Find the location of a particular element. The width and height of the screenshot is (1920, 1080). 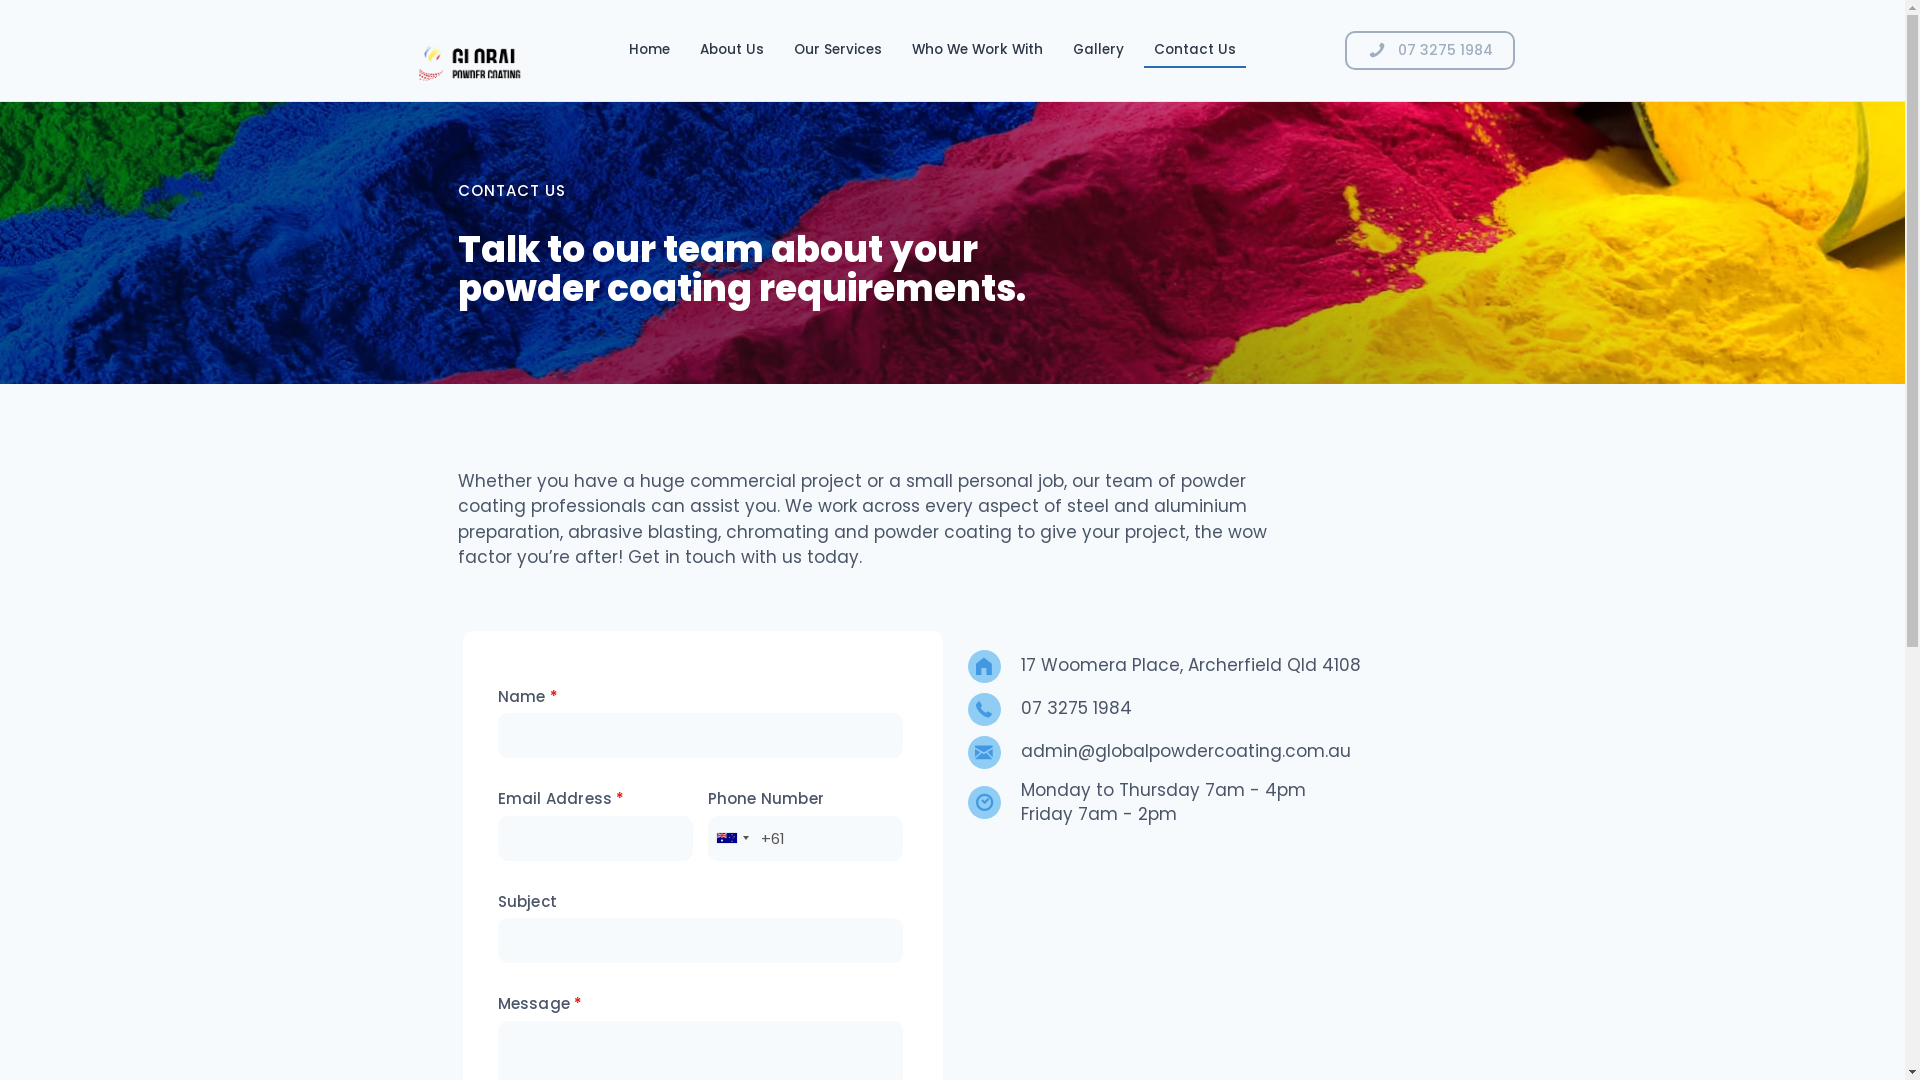

'Australia: +61' is located at coordinates (729, 838).